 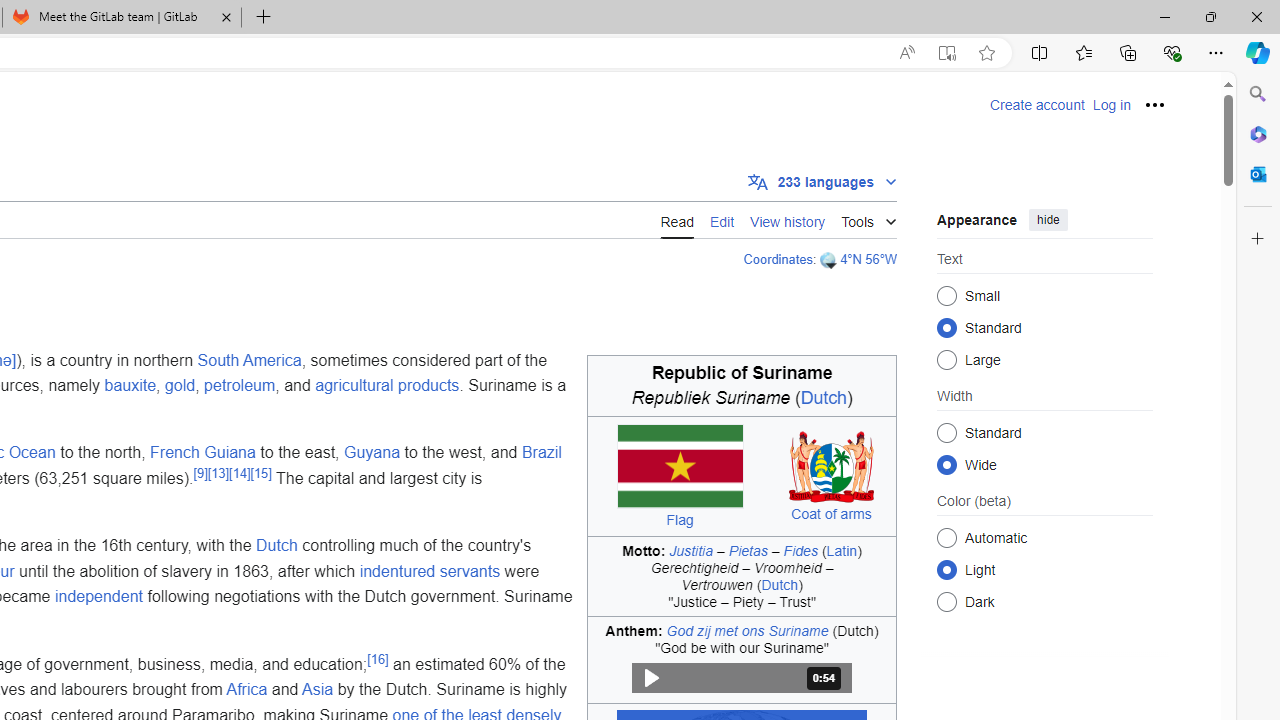 I want to click on 'Read', so click(x=677, y=219).